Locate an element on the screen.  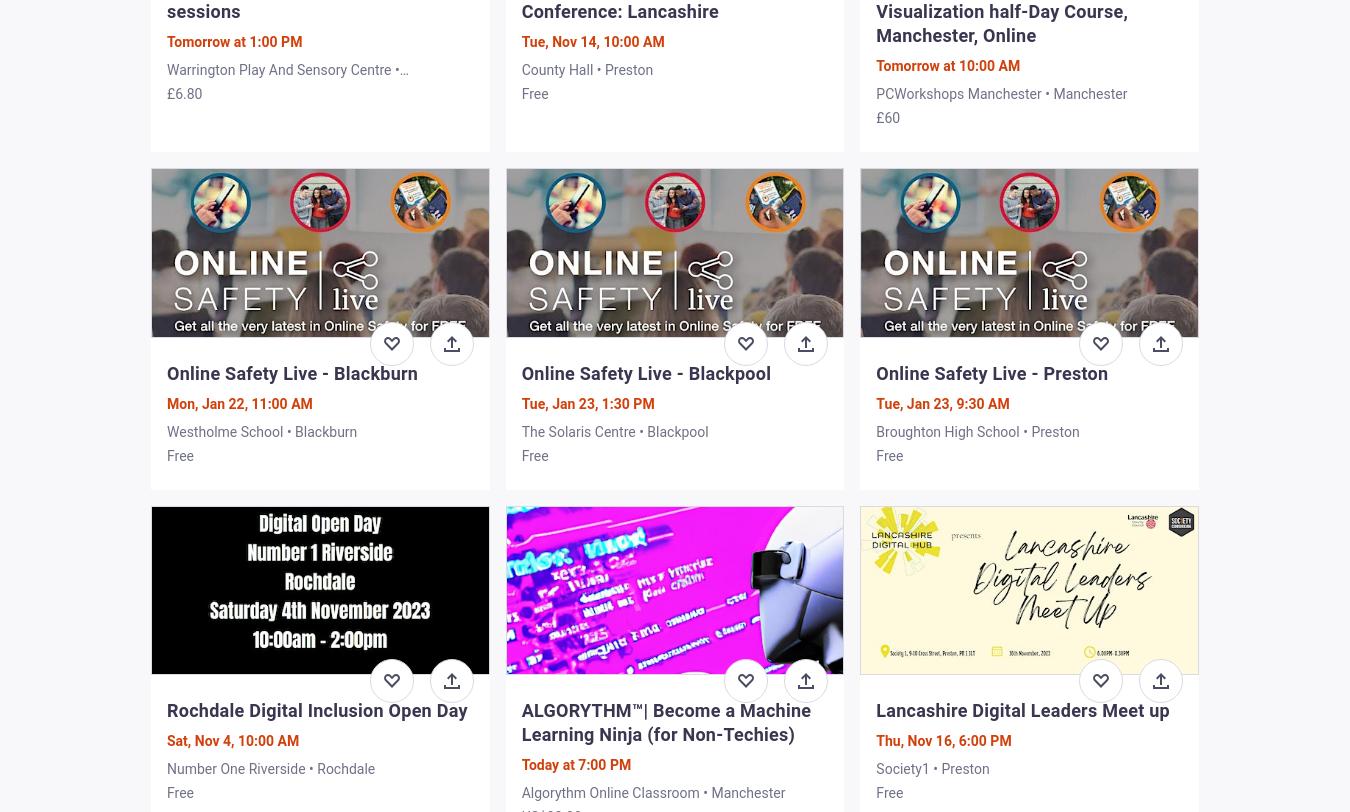
'£6.80' is located at coordinates (184, 94).